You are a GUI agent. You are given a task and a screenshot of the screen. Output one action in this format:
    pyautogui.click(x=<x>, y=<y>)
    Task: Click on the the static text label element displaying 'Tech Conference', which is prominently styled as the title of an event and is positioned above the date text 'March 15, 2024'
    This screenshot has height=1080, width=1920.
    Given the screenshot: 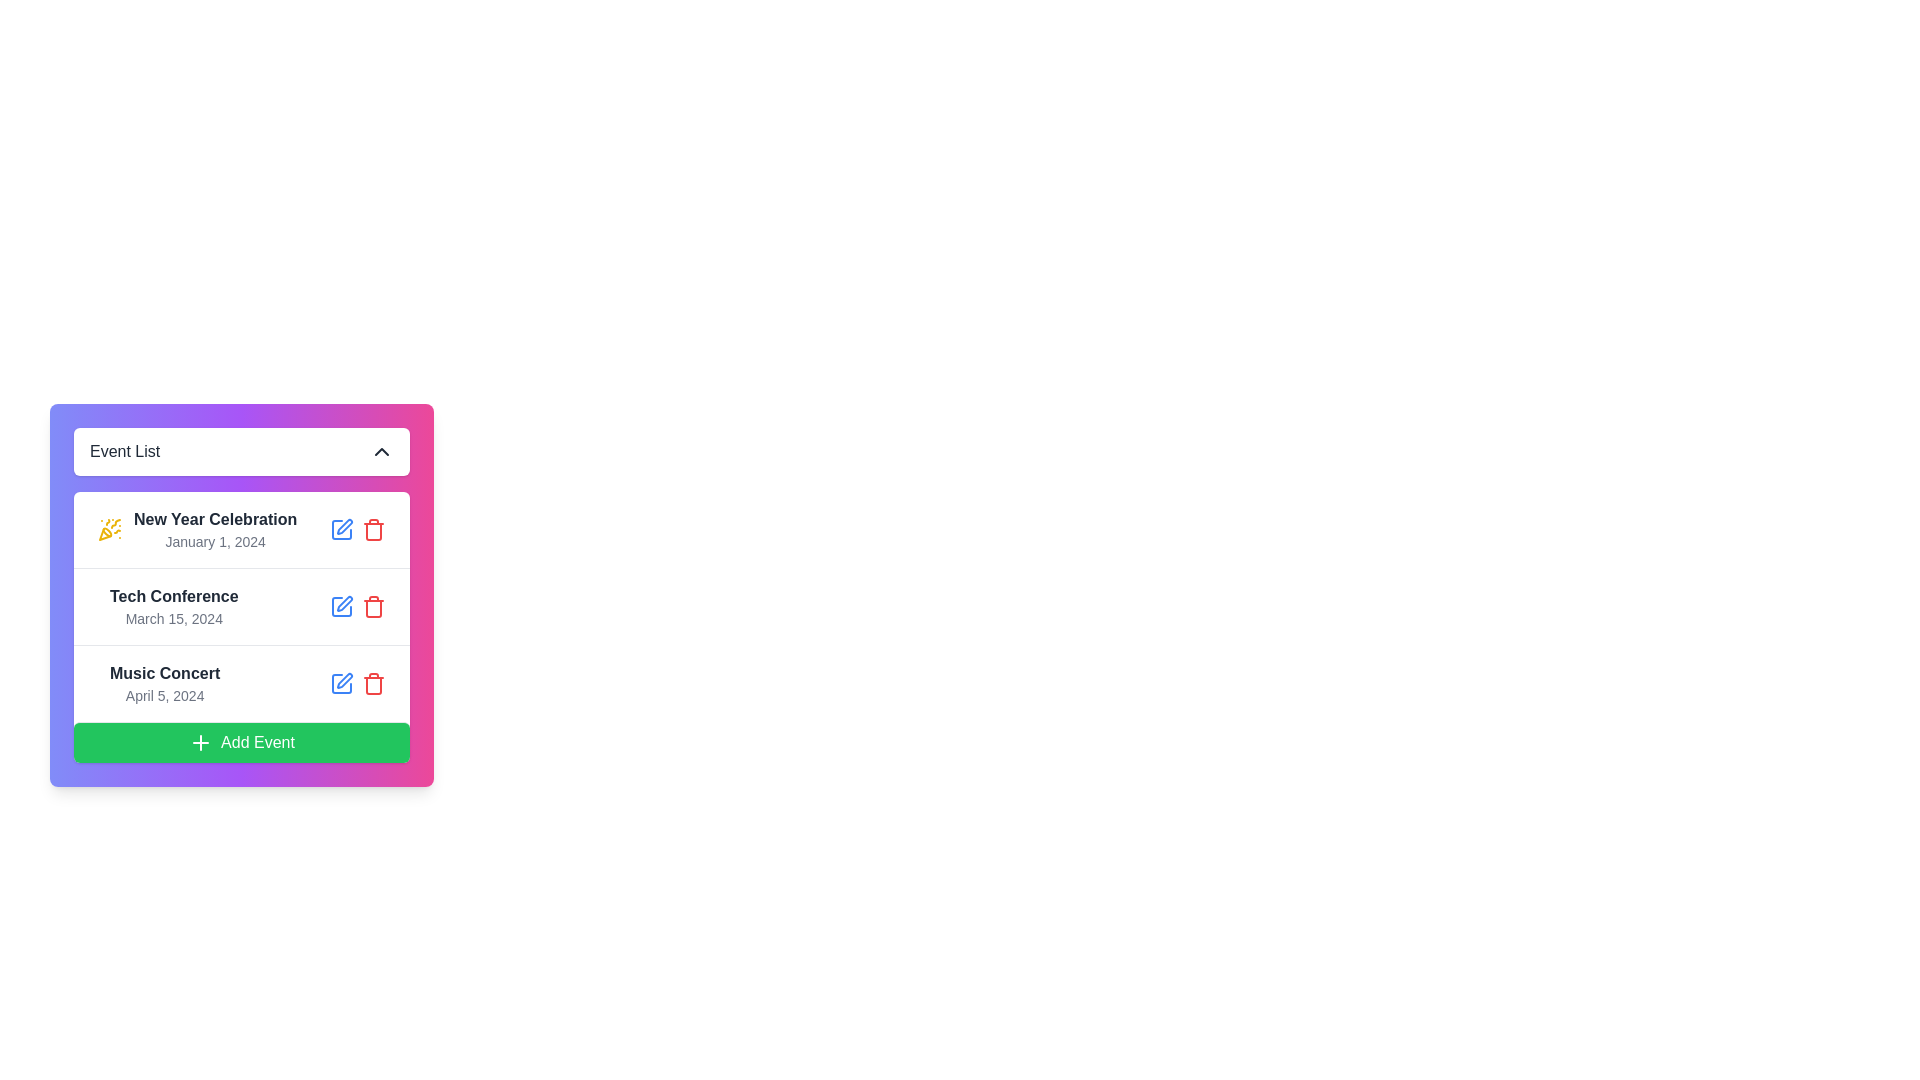 What is the action you would take?
    pyautogui.click(x=174, y=596)
    